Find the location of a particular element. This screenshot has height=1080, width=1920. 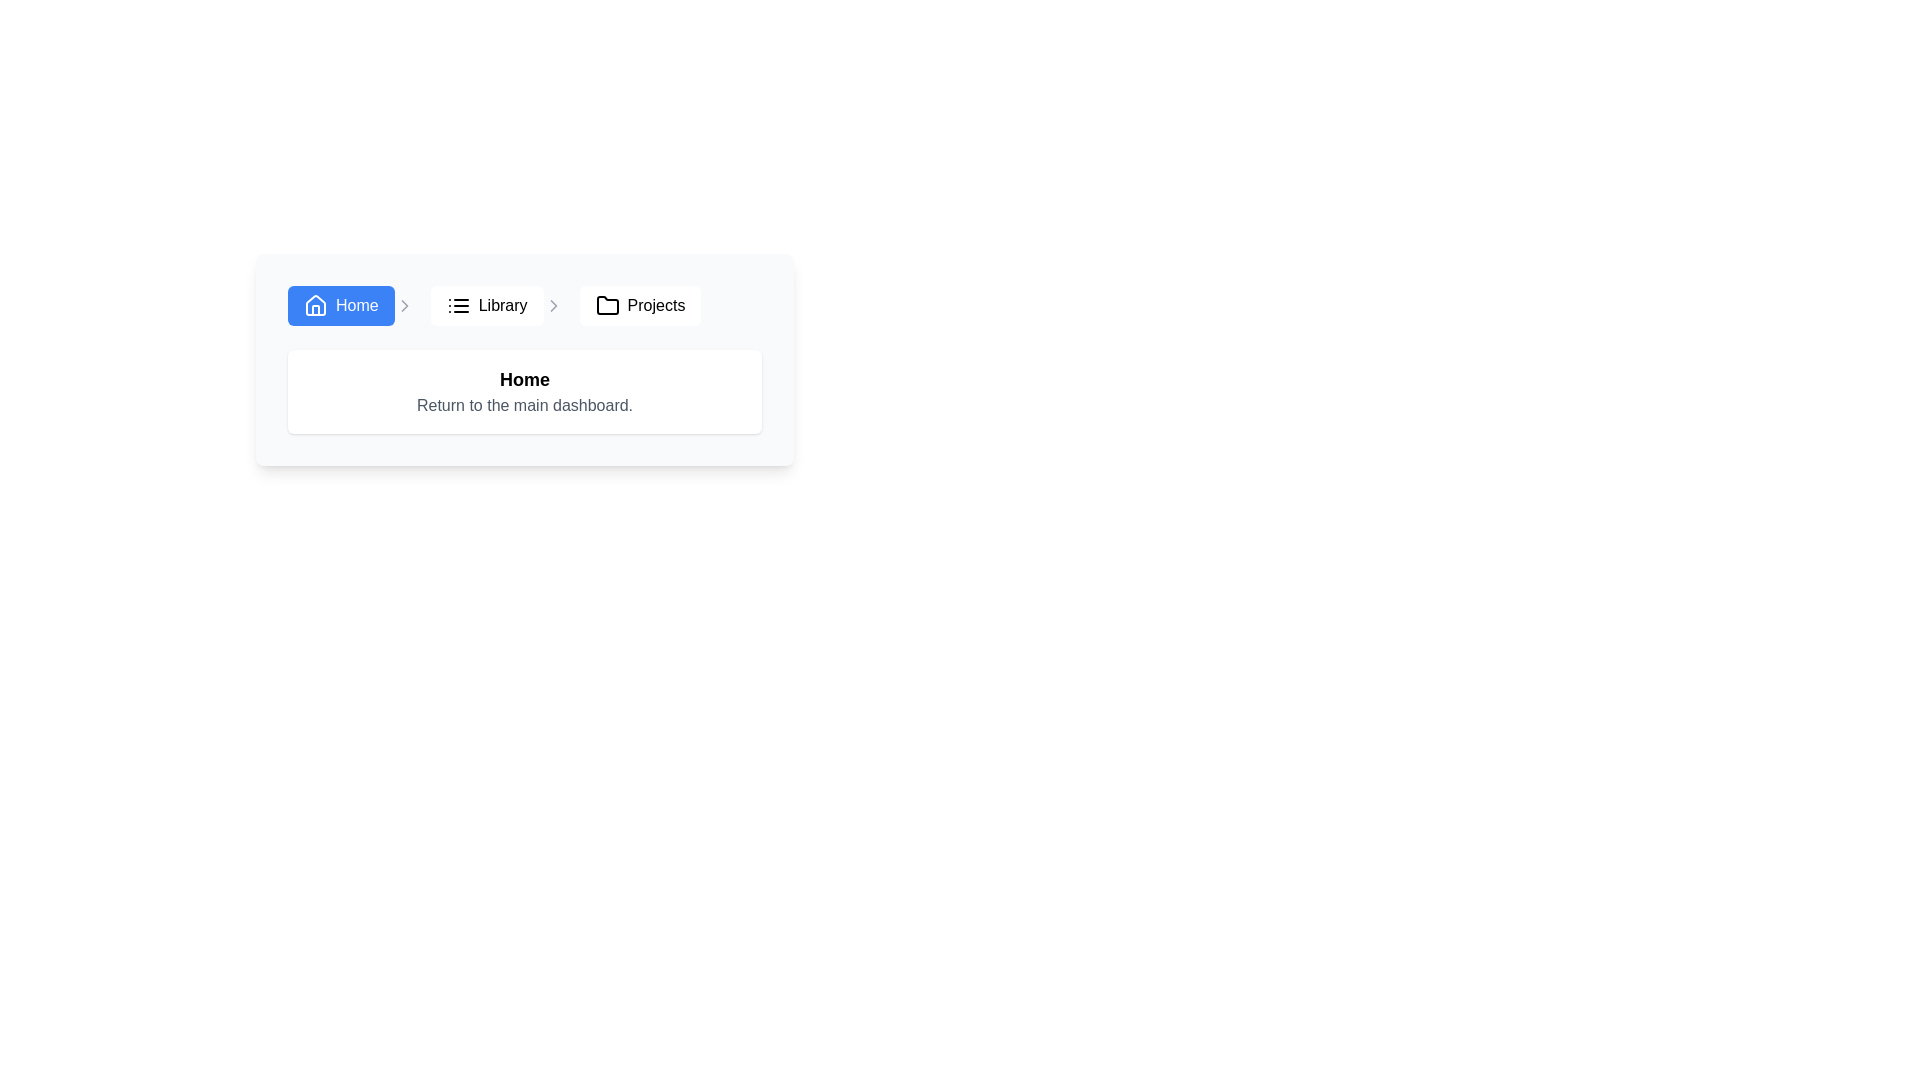

the 'Projects' button located on the far-right of the navigation bar for accessibility navigation is located at coordinates (640, 305).